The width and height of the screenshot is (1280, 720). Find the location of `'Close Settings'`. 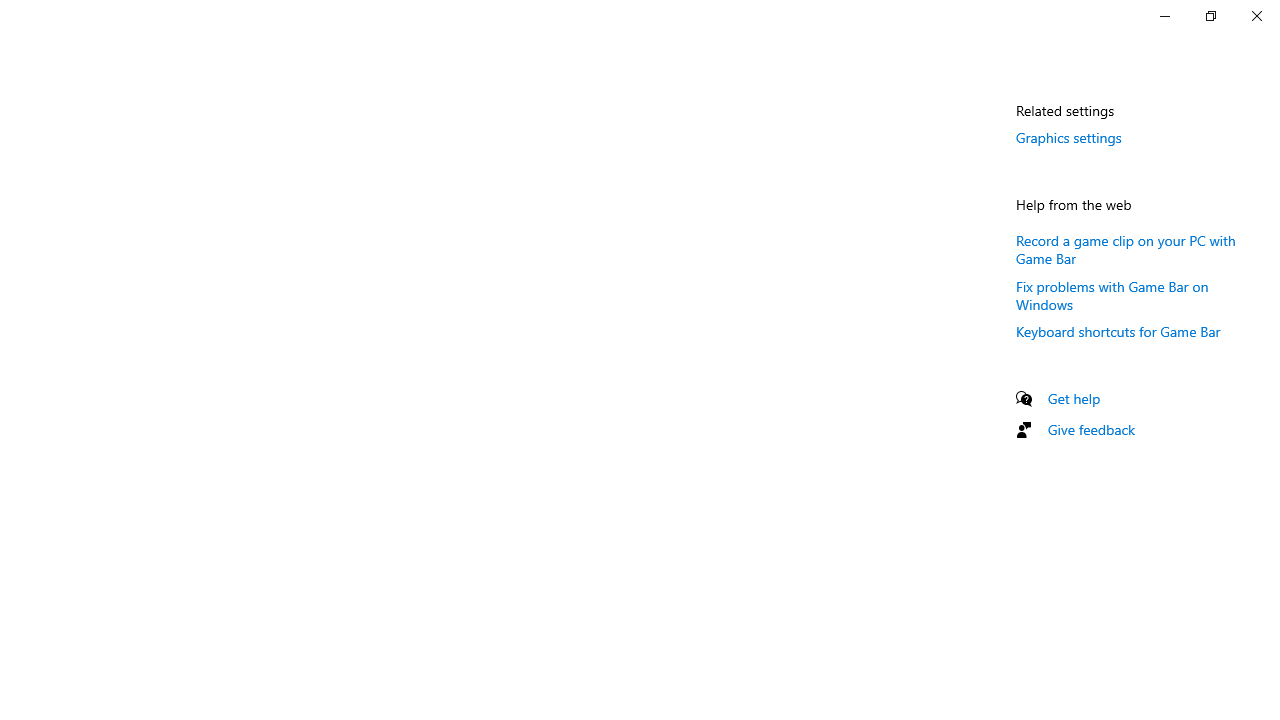

'Close Settings' is located at coordinates (1255, 15).